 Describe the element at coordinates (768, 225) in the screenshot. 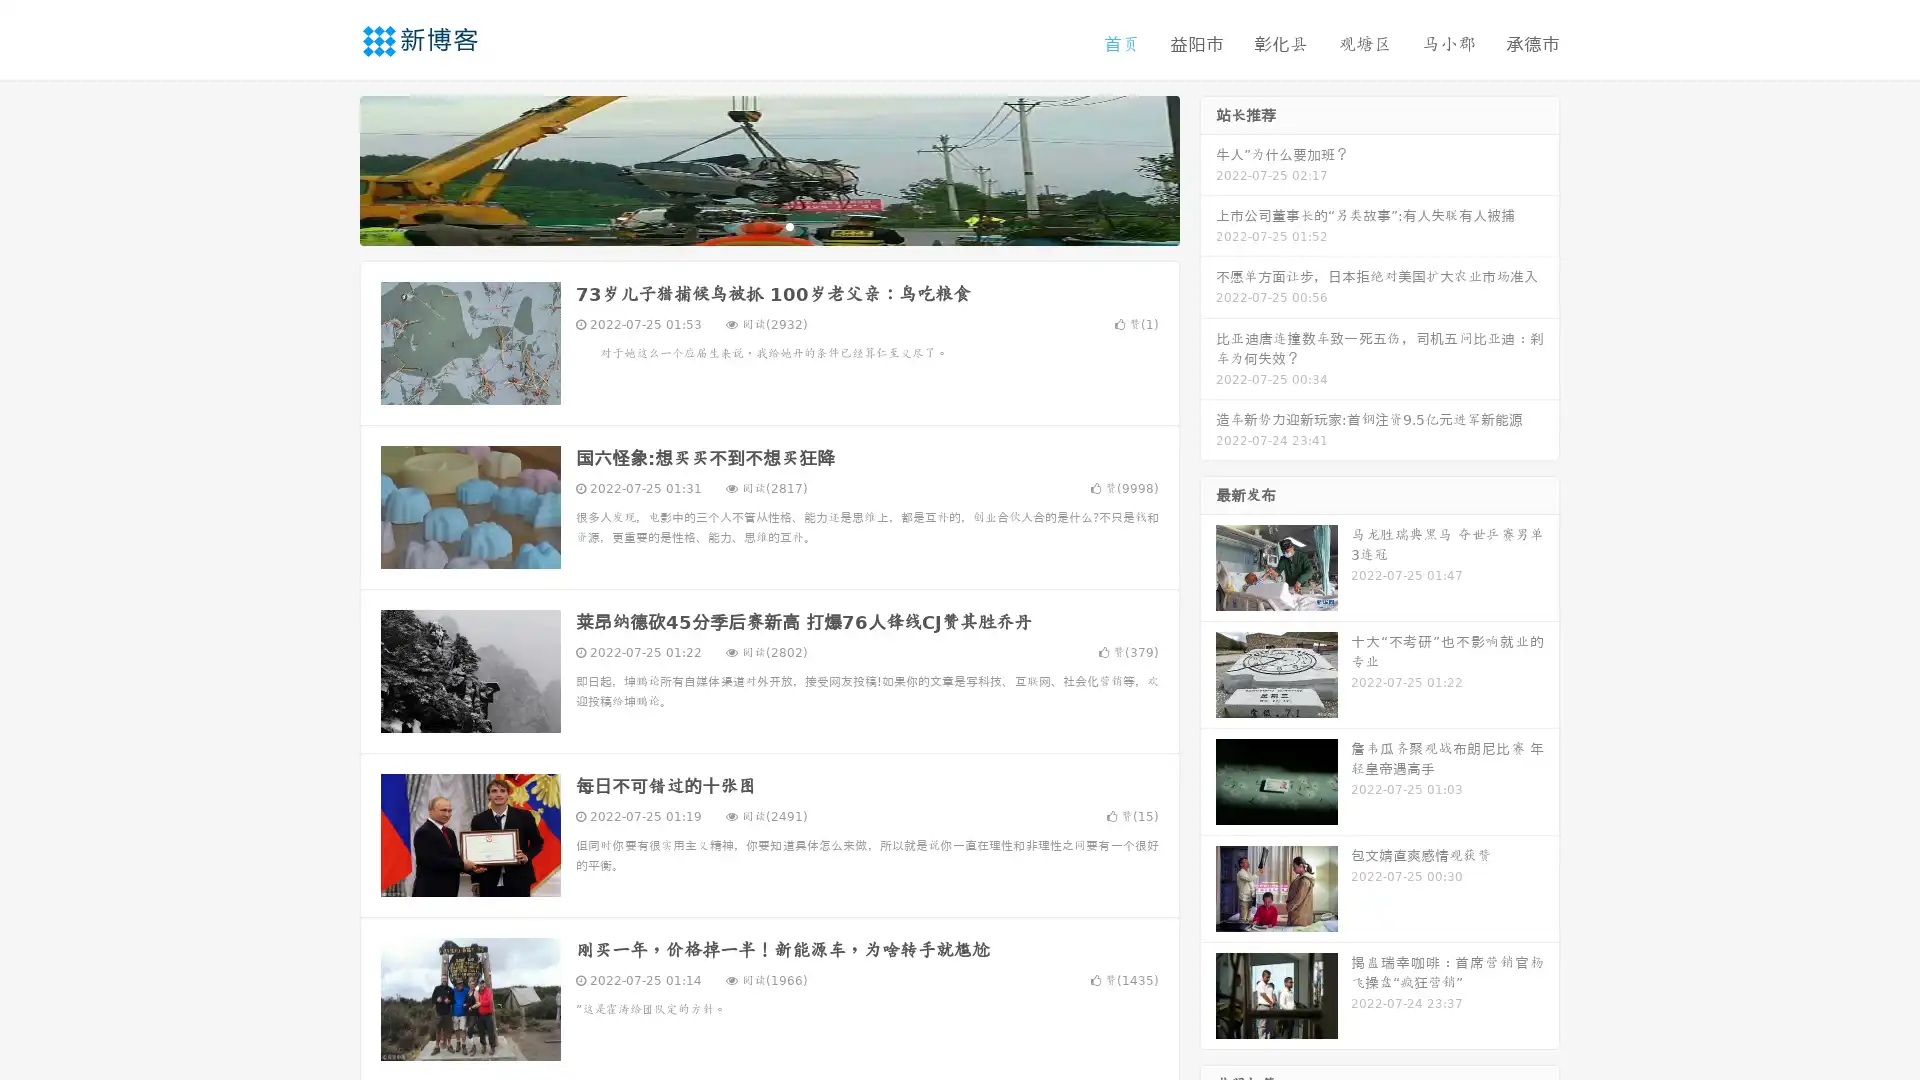

I see `Go to slide 2` at that location.